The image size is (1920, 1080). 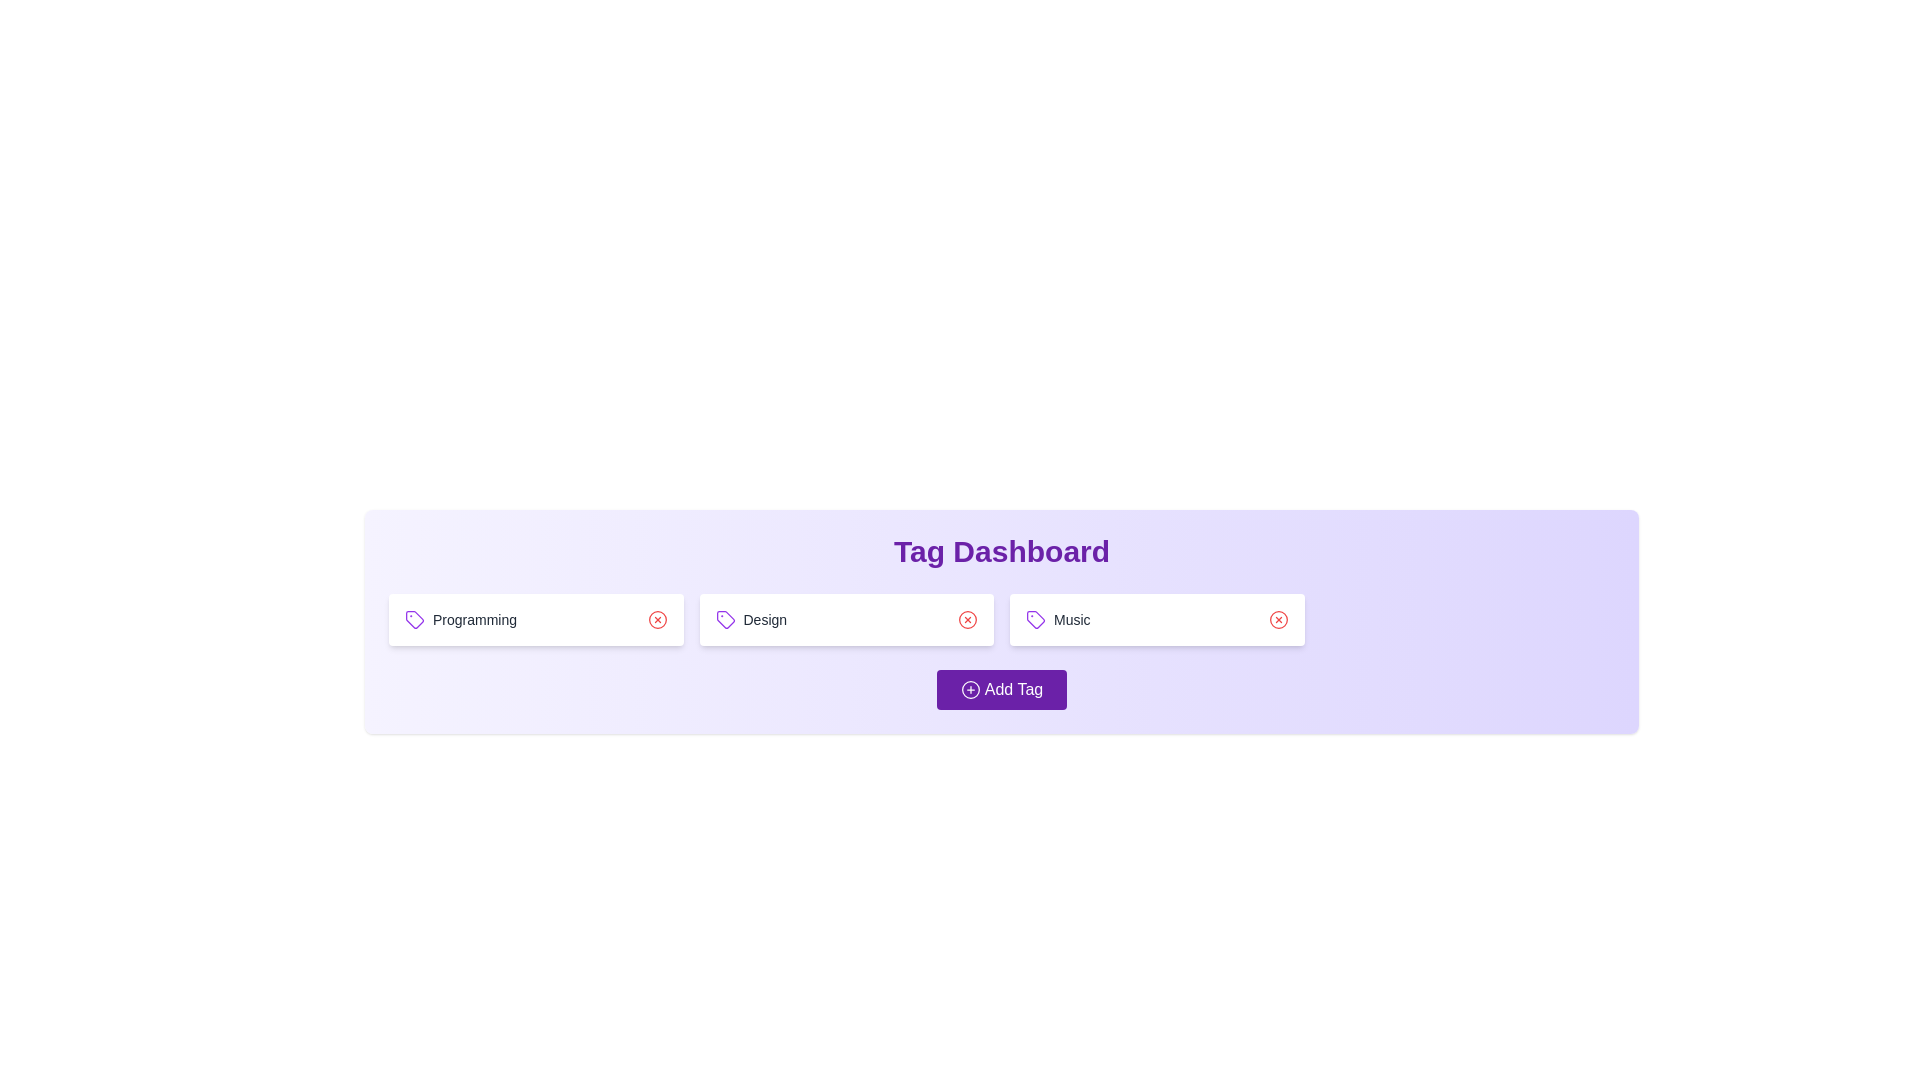 What do you see at coordinates (724, 619) in the screenshot?
I see `the purple outline tag icon located to the left of the 'Design' text label within the 'Design' card` at bounding box center [724, 619].